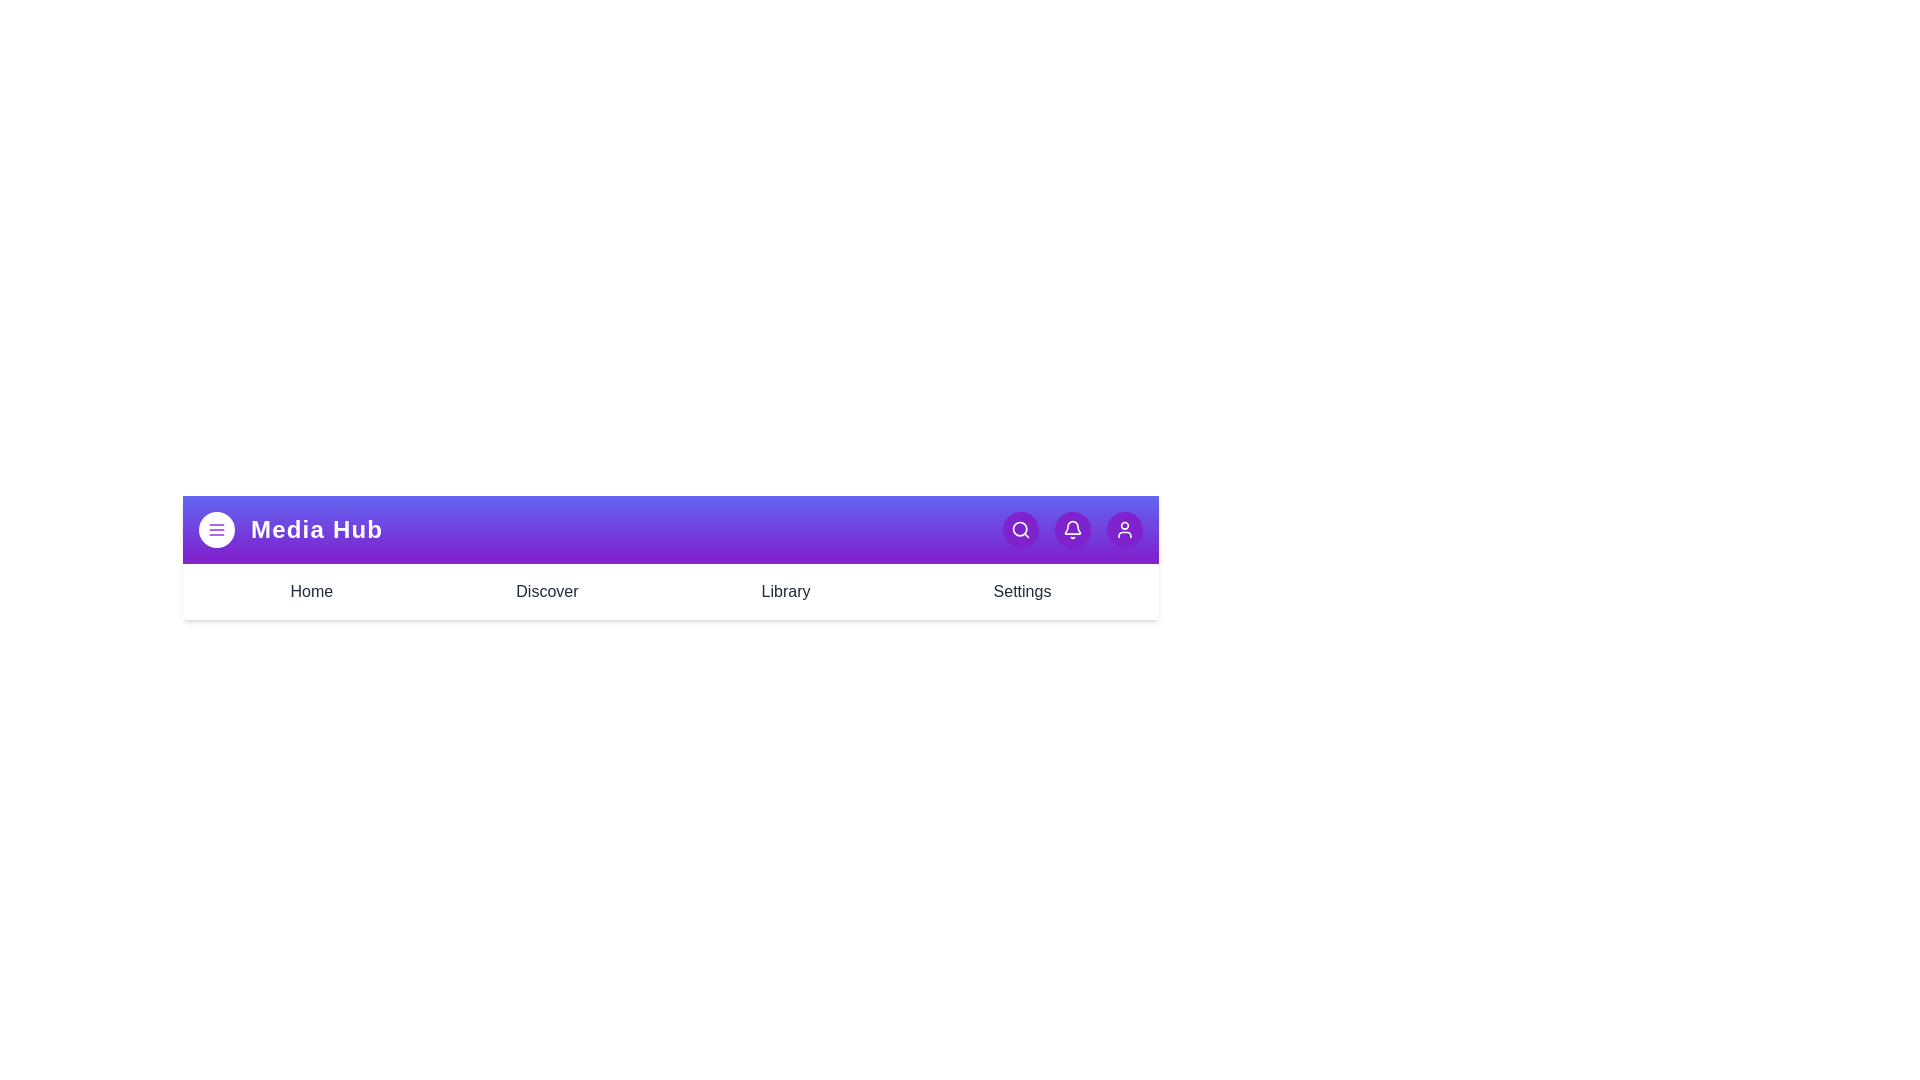 This screenshot has height=1080, width=1920. Describe the element at coordinates (547, 590) in the screenshot. I see `the Discover tab to navigate to the respective section` at that location.